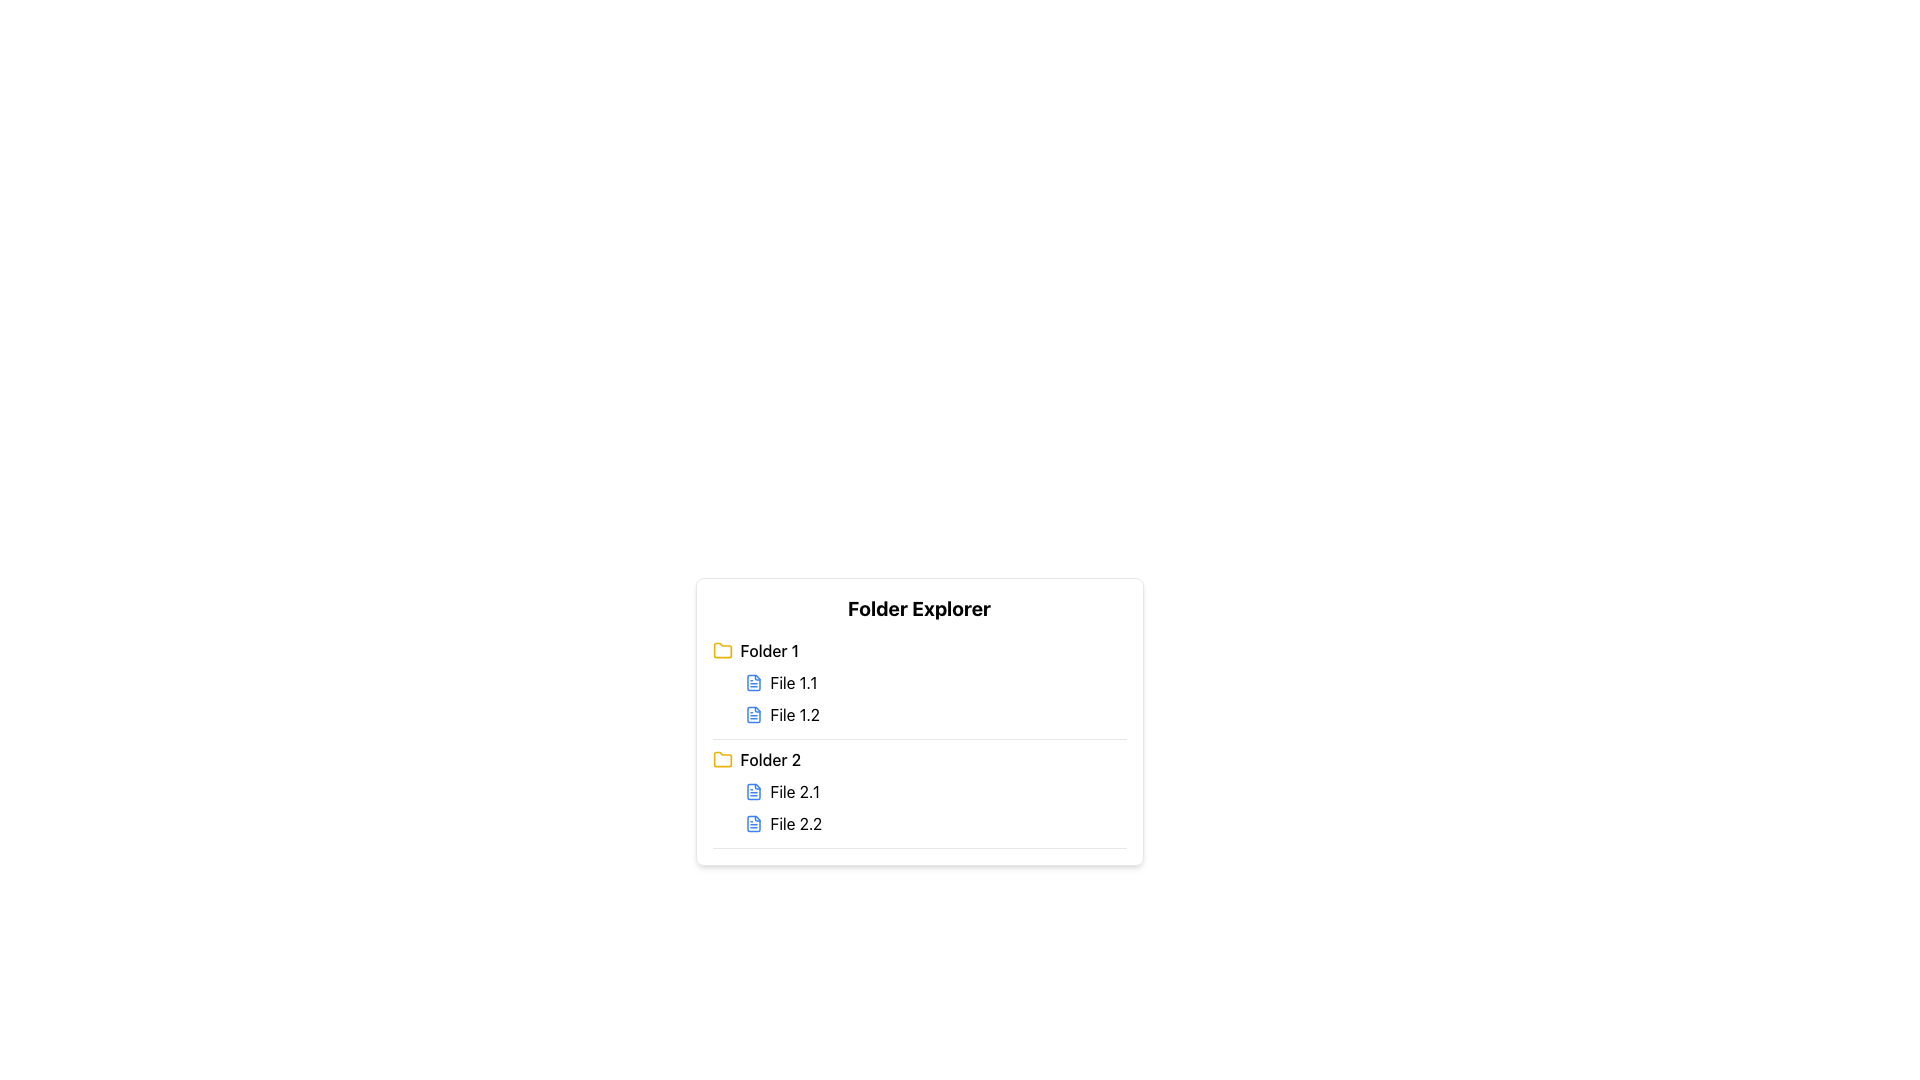 This screenshot has width=1920, height=1080. Describe the element at coordinates (752, 713) in the screenshot. I see `the document-like icon with a white background and blue strokes, located directly to the left of the text label 'File 1.2', to initiate file-related actions` at that location.